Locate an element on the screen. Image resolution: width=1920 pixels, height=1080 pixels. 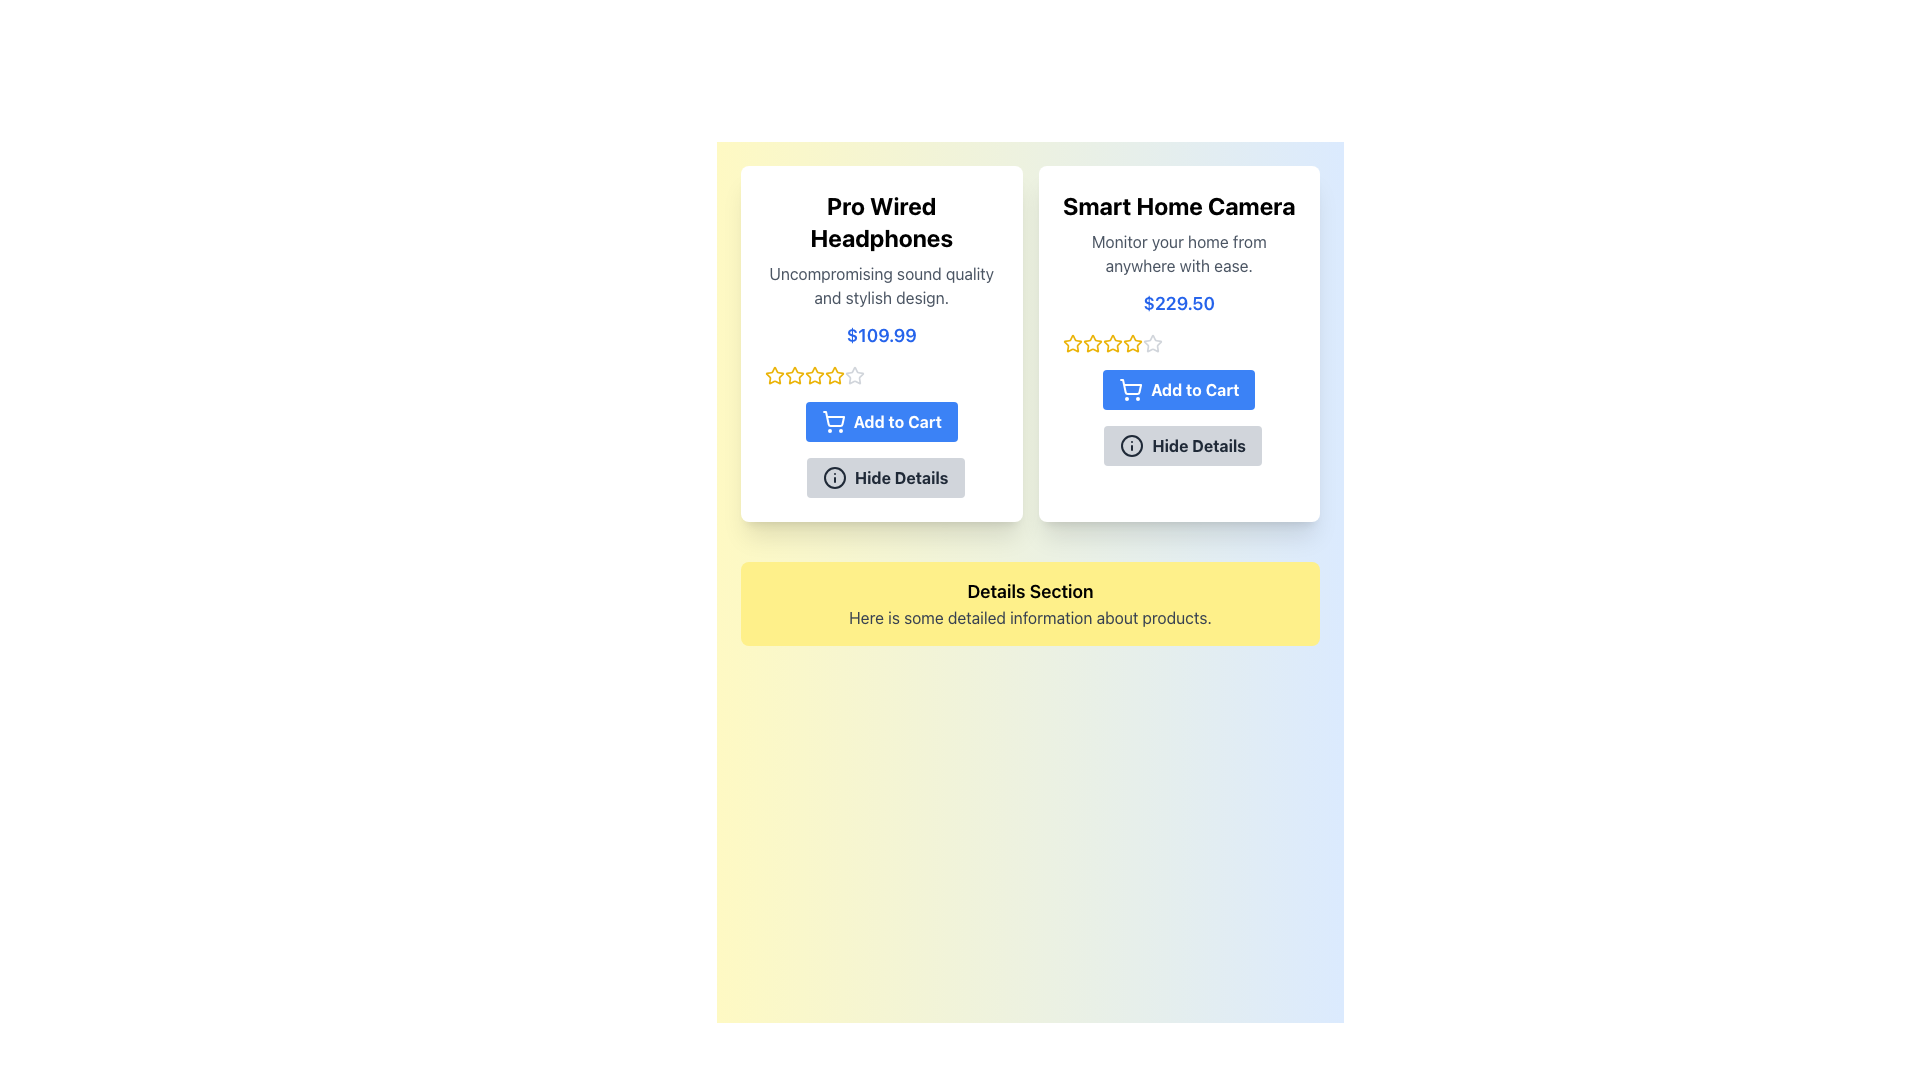
the sixth gray star icon in the rating system located under the 'Smart Home Camera' product card is located at coordinates (1152, 342).